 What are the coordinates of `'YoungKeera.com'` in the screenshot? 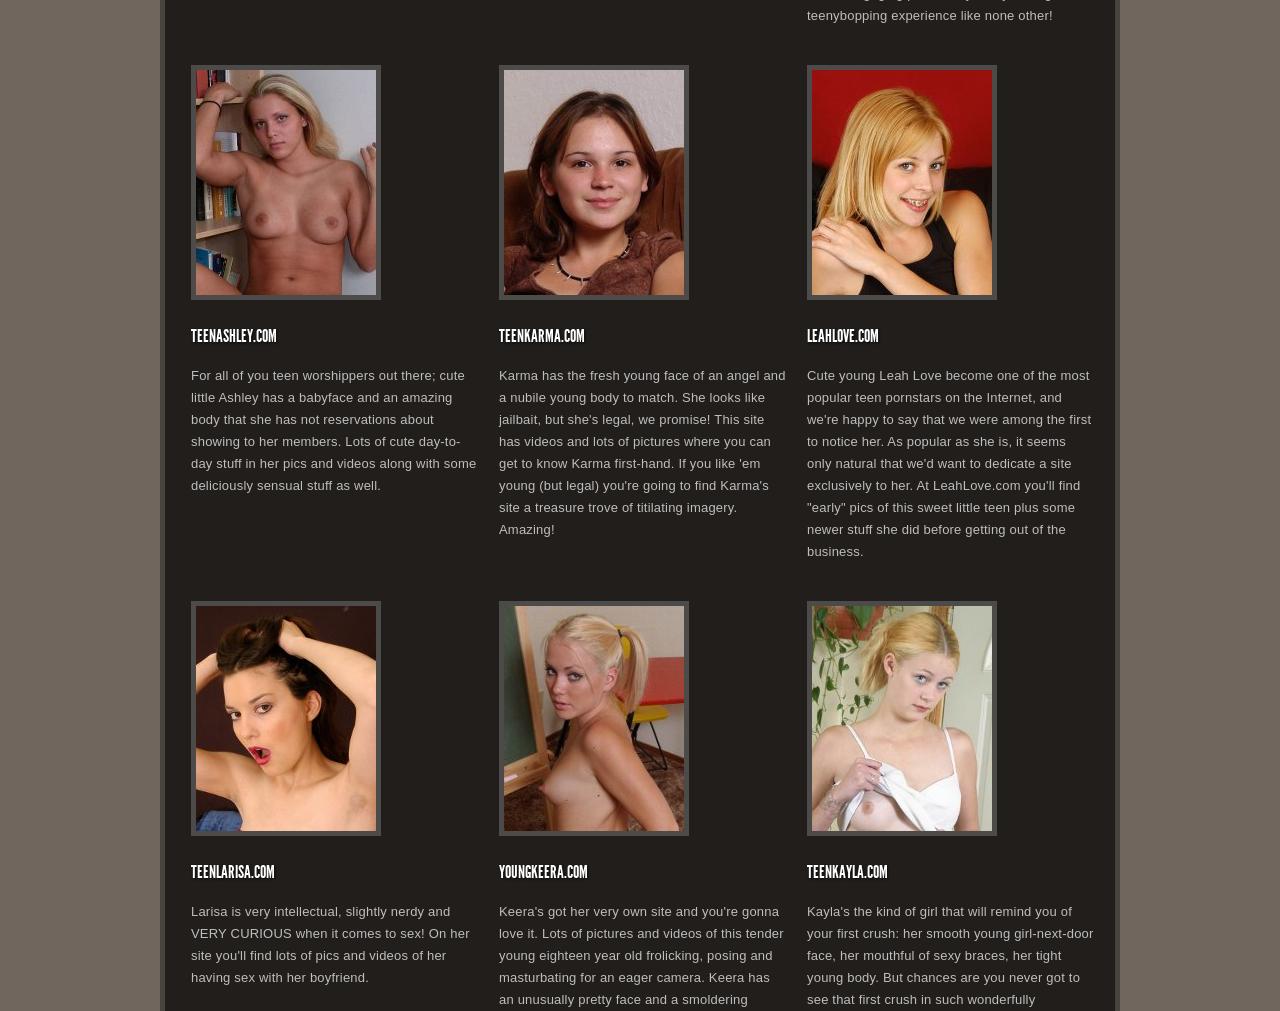 It's located at (543, 871).